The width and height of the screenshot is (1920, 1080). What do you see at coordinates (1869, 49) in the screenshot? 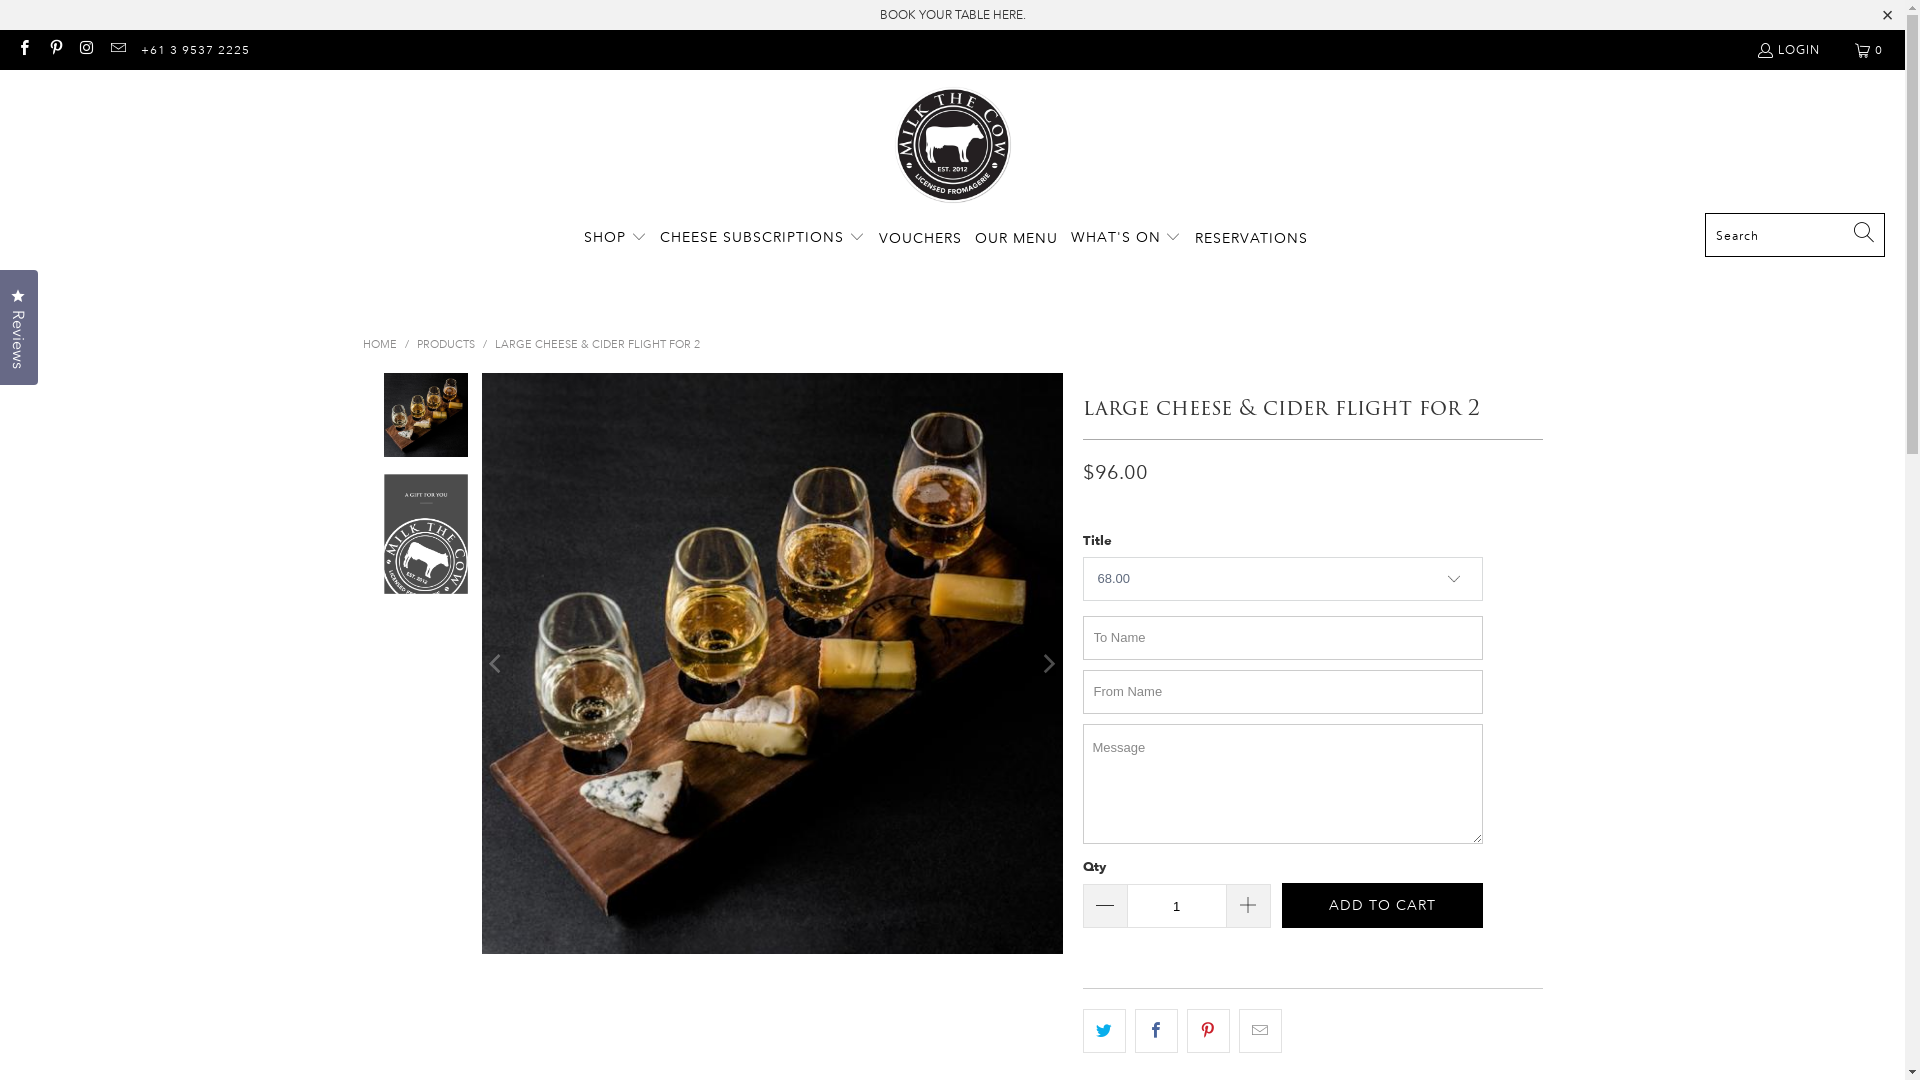
I see `'0'` at bounding box center [1869, 49].